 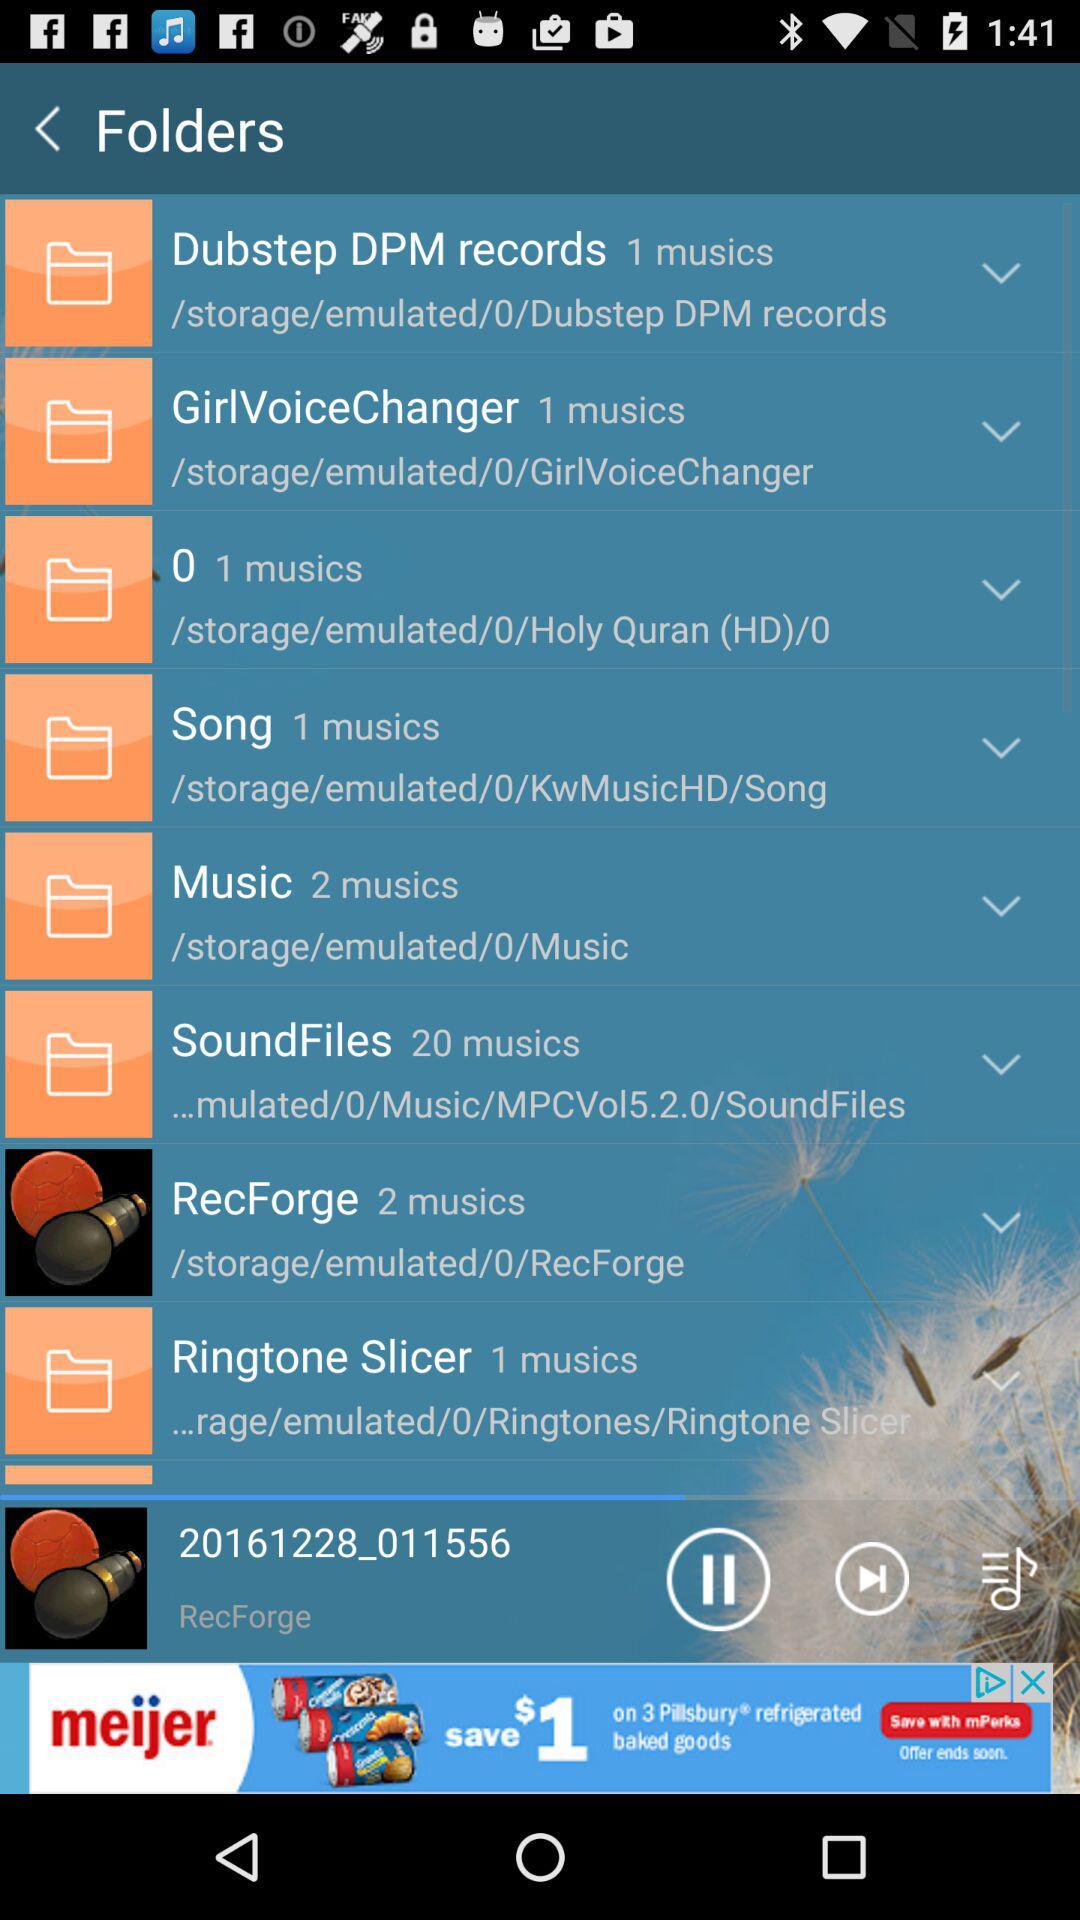 What do you see at coordinates (870, 1688) in the screenshot?
I see `the skip_next icon` at bounding box center [870, 1688].